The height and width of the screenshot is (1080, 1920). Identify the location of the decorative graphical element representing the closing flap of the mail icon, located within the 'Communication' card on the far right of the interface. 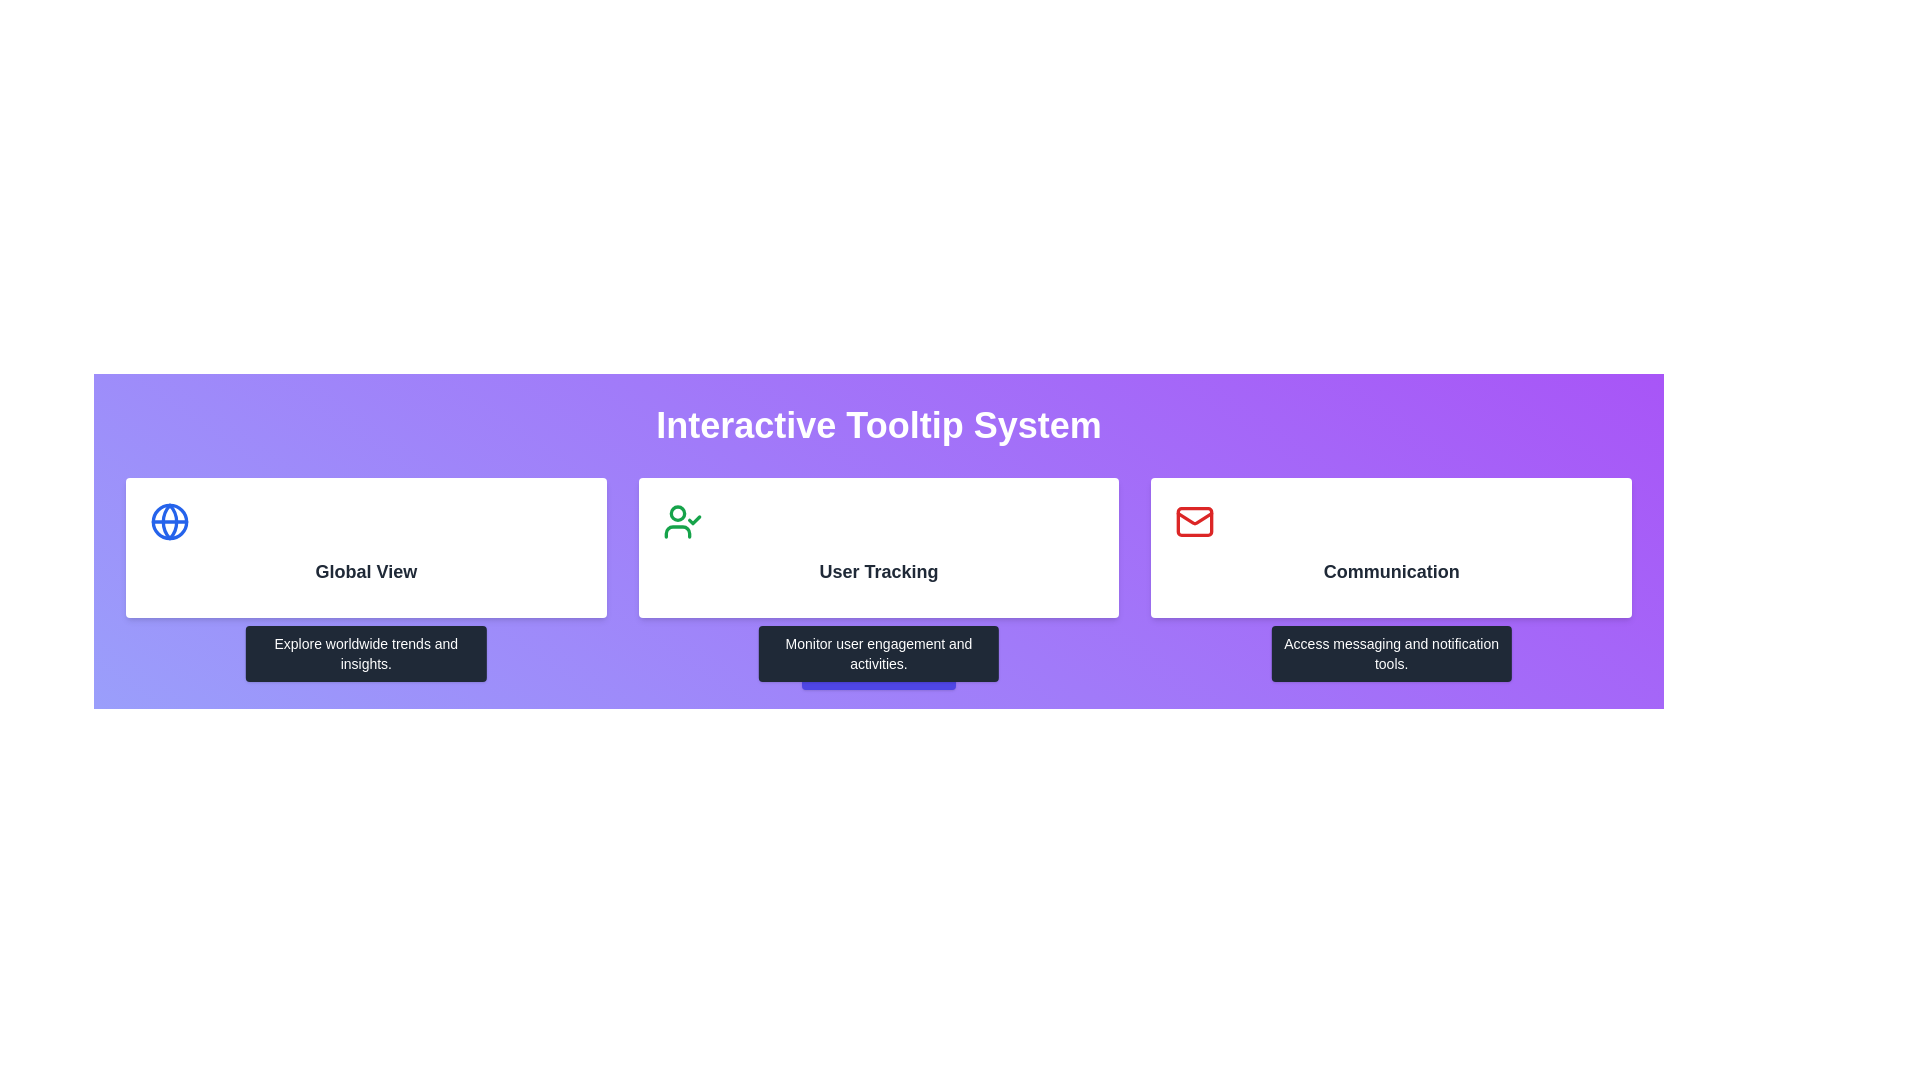
(1195, 517).